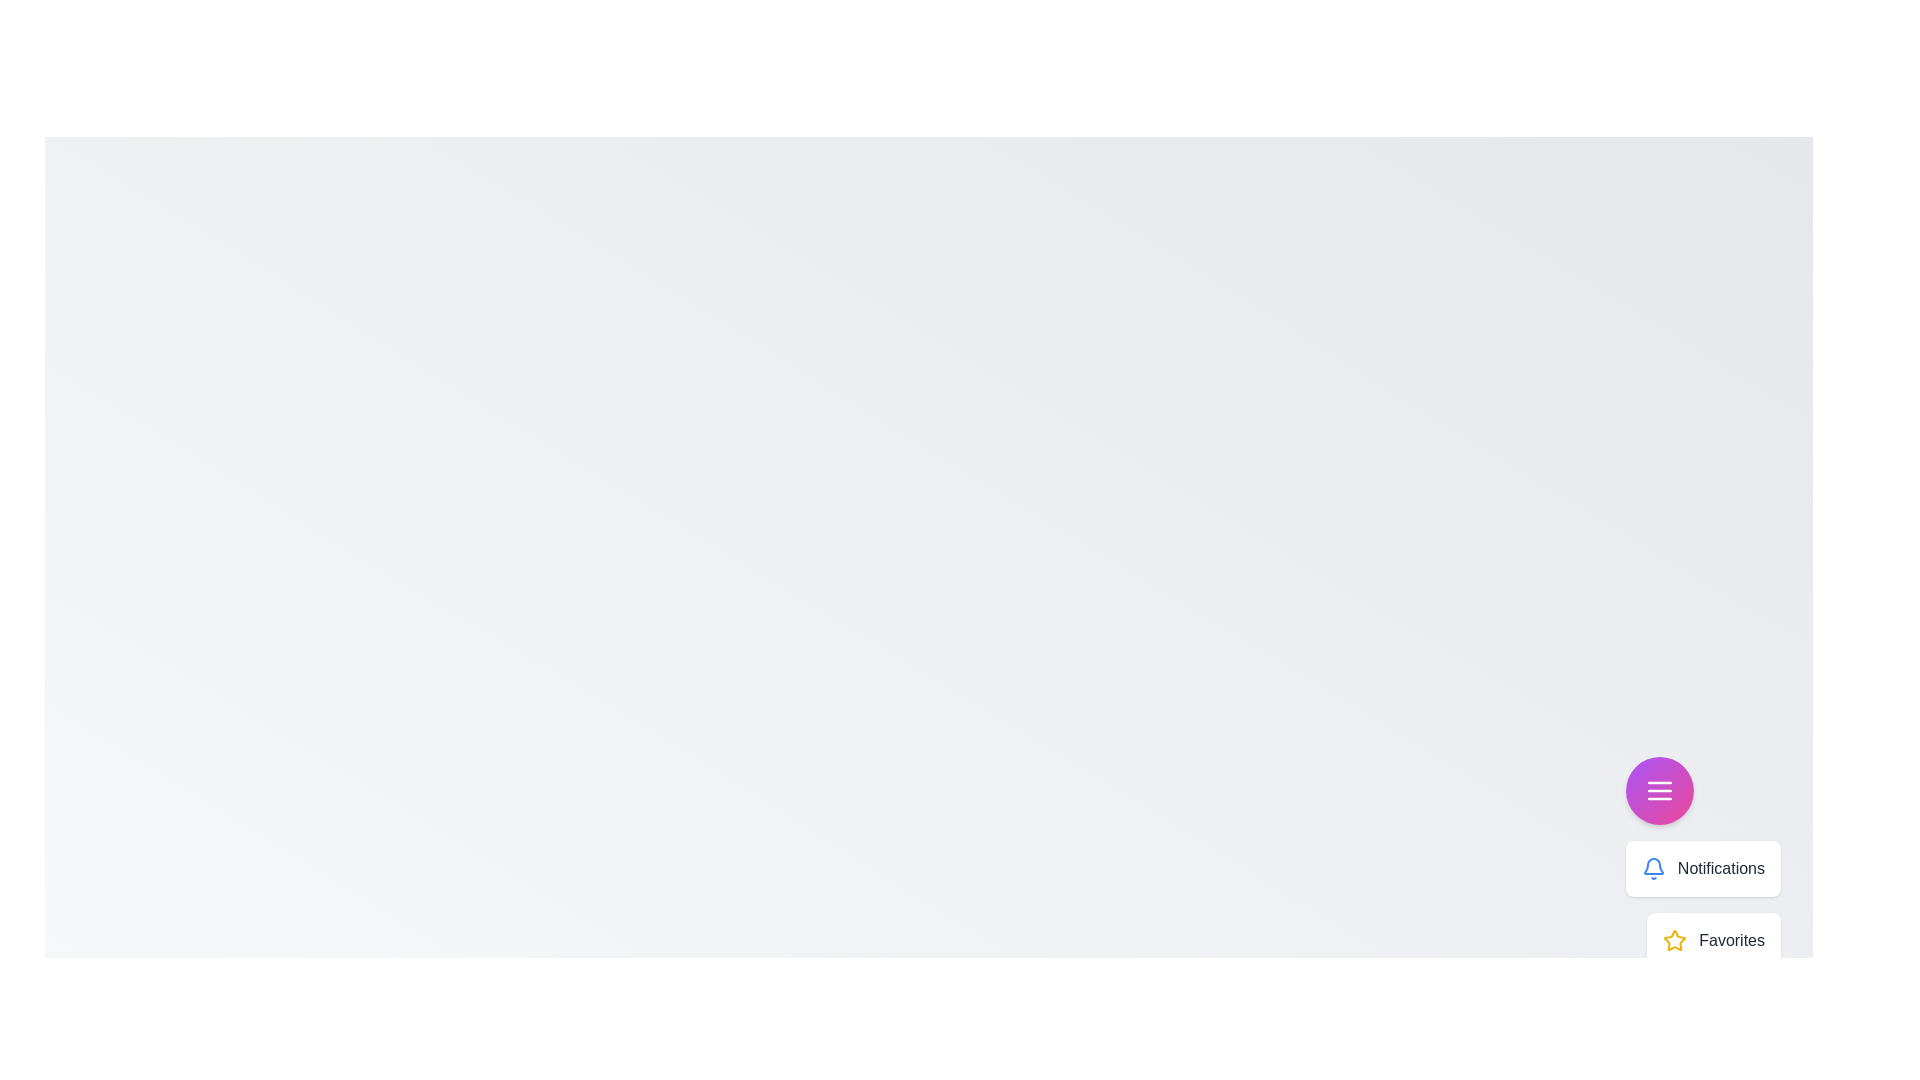 This screenshot has width=1920, height=1080. Describe the element at coordinates (1653, 867) in the screenshot. I see `the menu option Notifications from the speed dial` at that location.